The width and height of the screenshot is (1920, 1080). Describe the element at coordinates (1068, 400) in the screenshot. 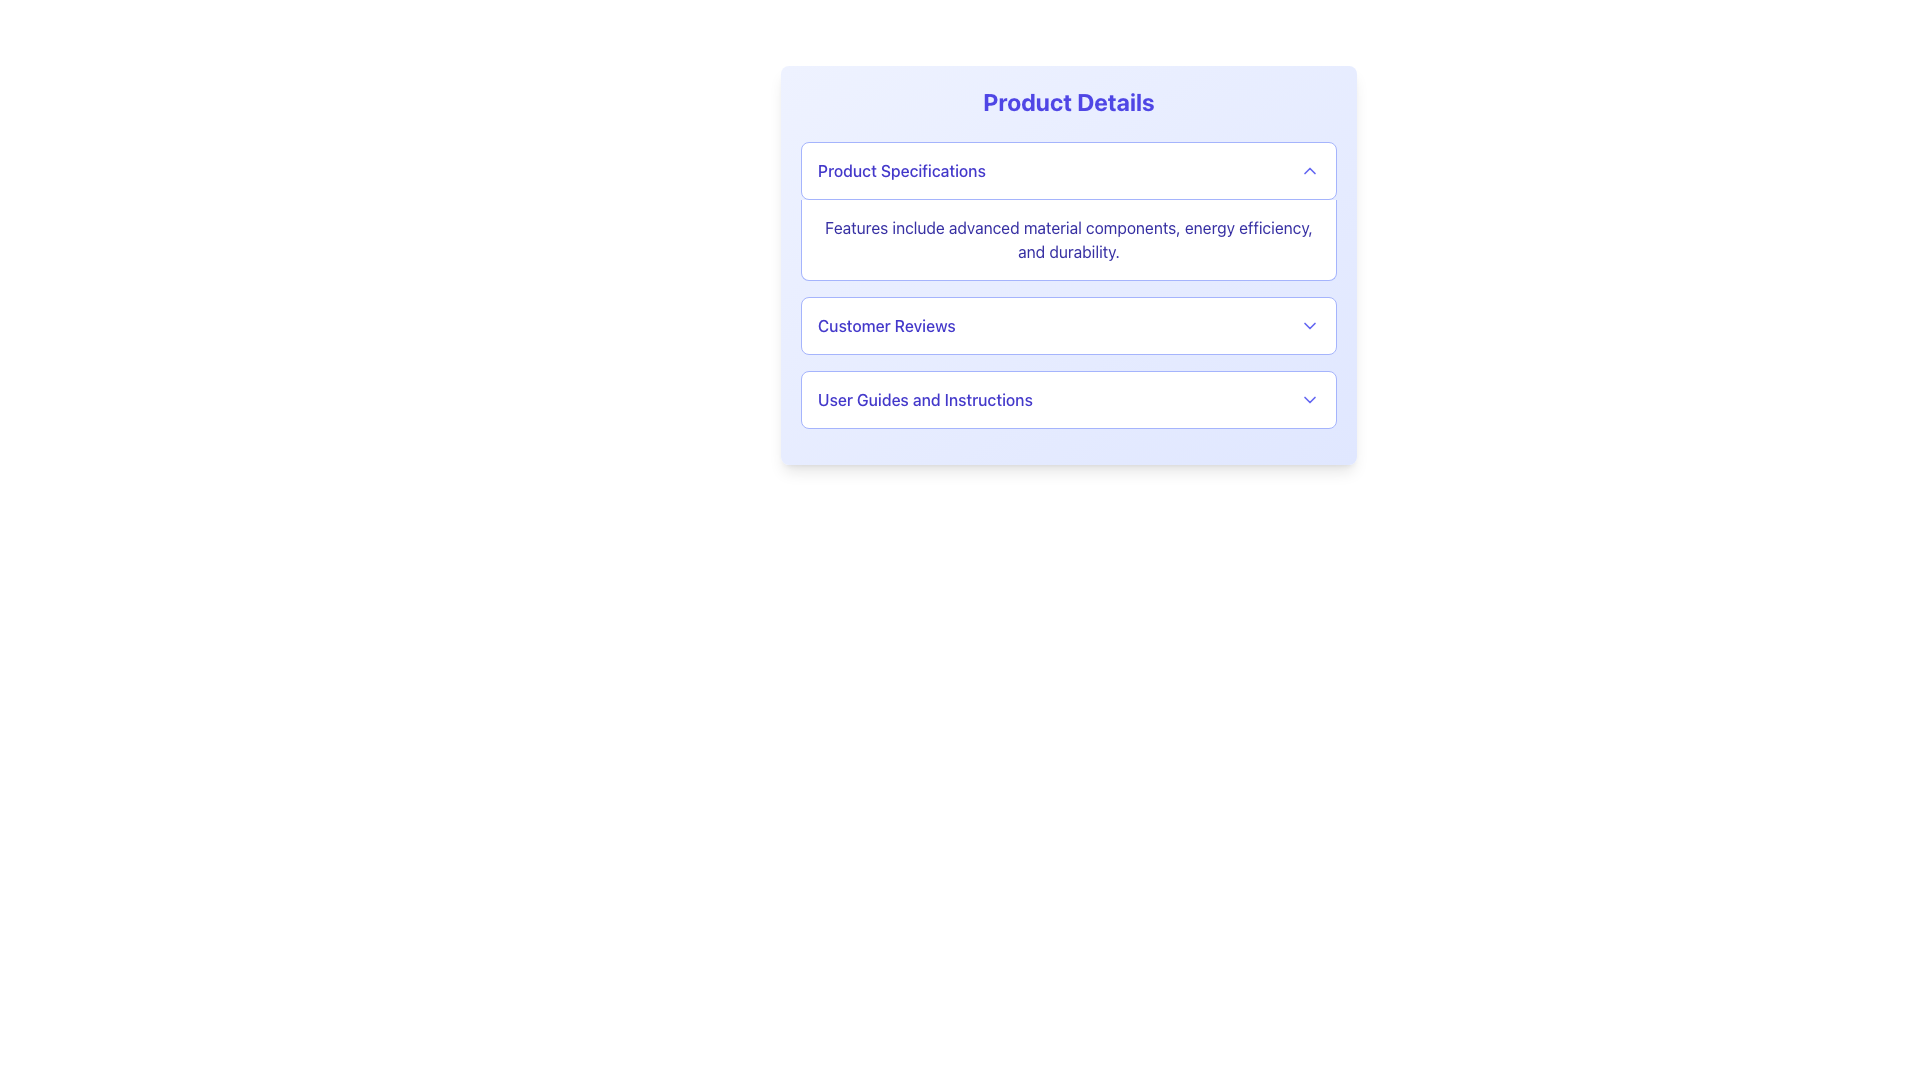

I see `the 'User Guides and Instructions' collapsible button located in the 'Product Details' section` at that location.